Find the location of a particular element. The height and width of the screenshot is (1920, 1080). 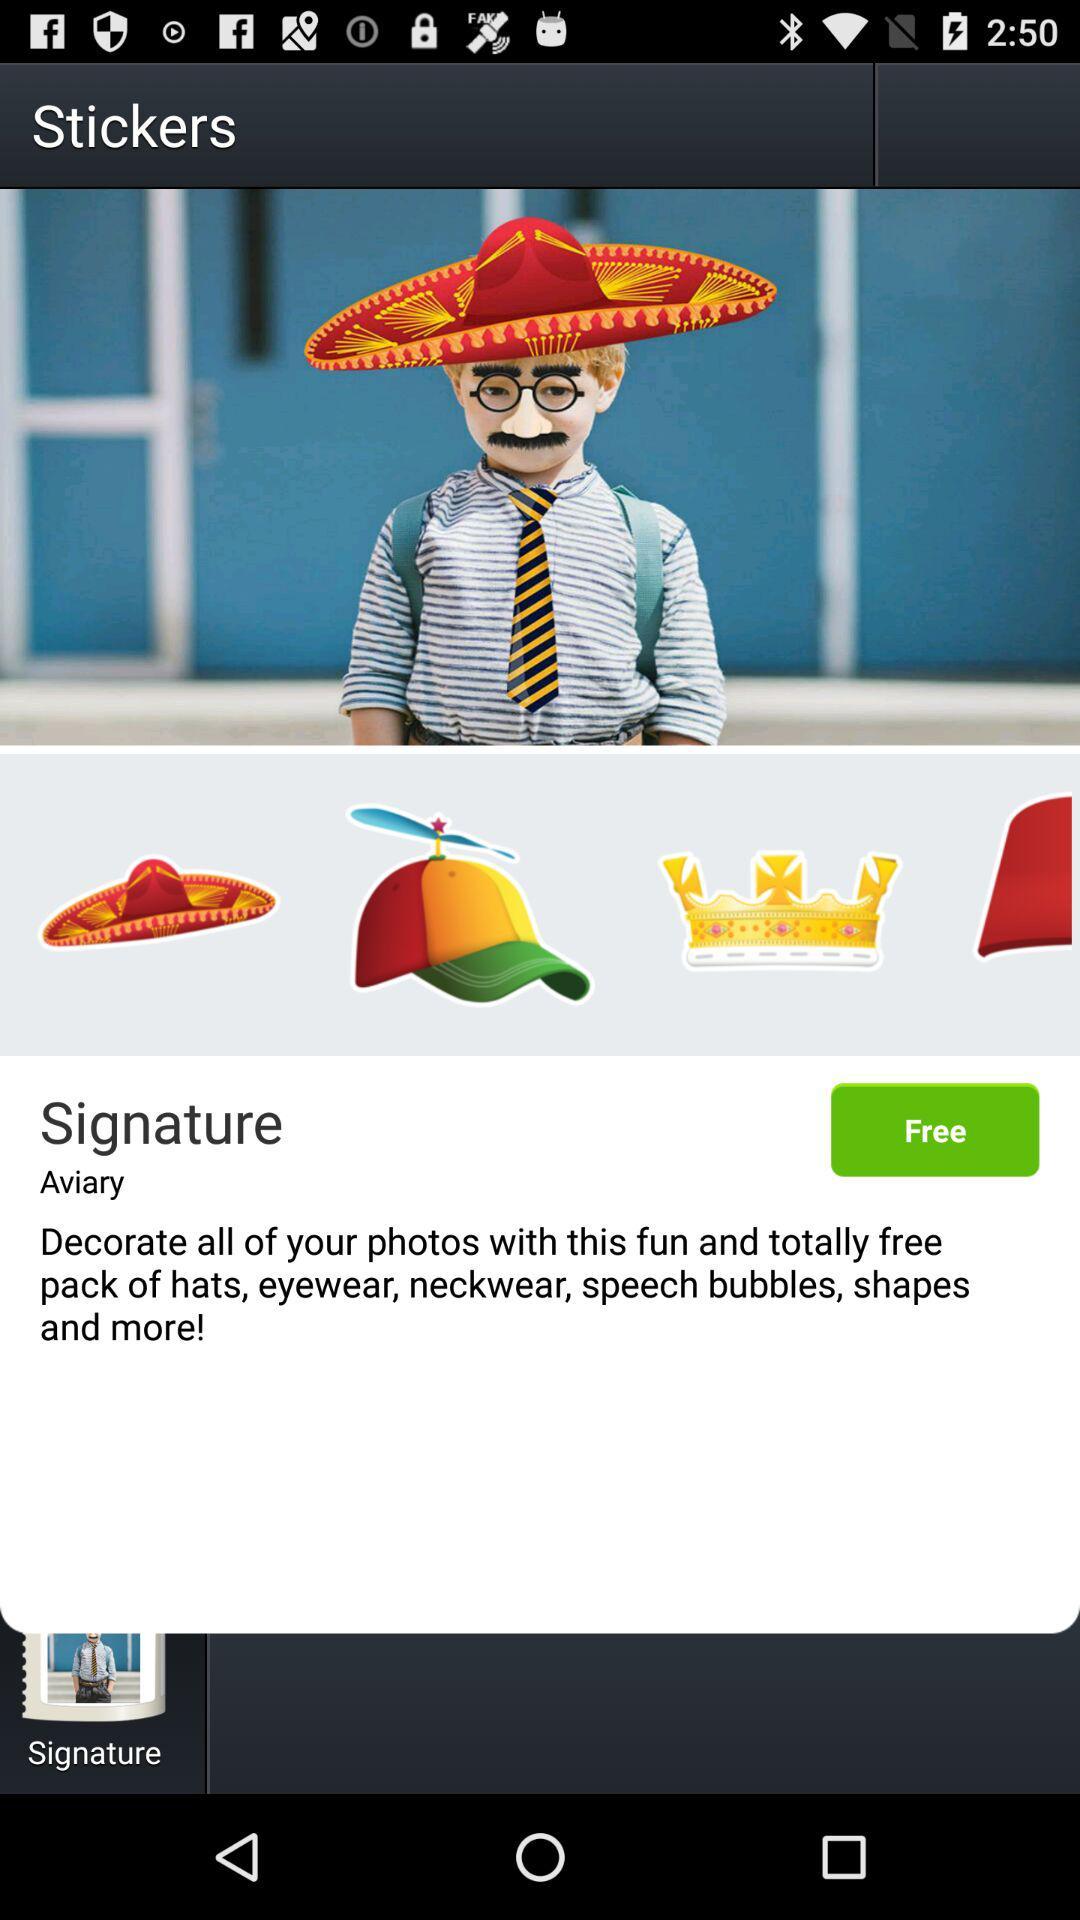

the sticker right to the cap sticker is located at coordinates (779, 904).